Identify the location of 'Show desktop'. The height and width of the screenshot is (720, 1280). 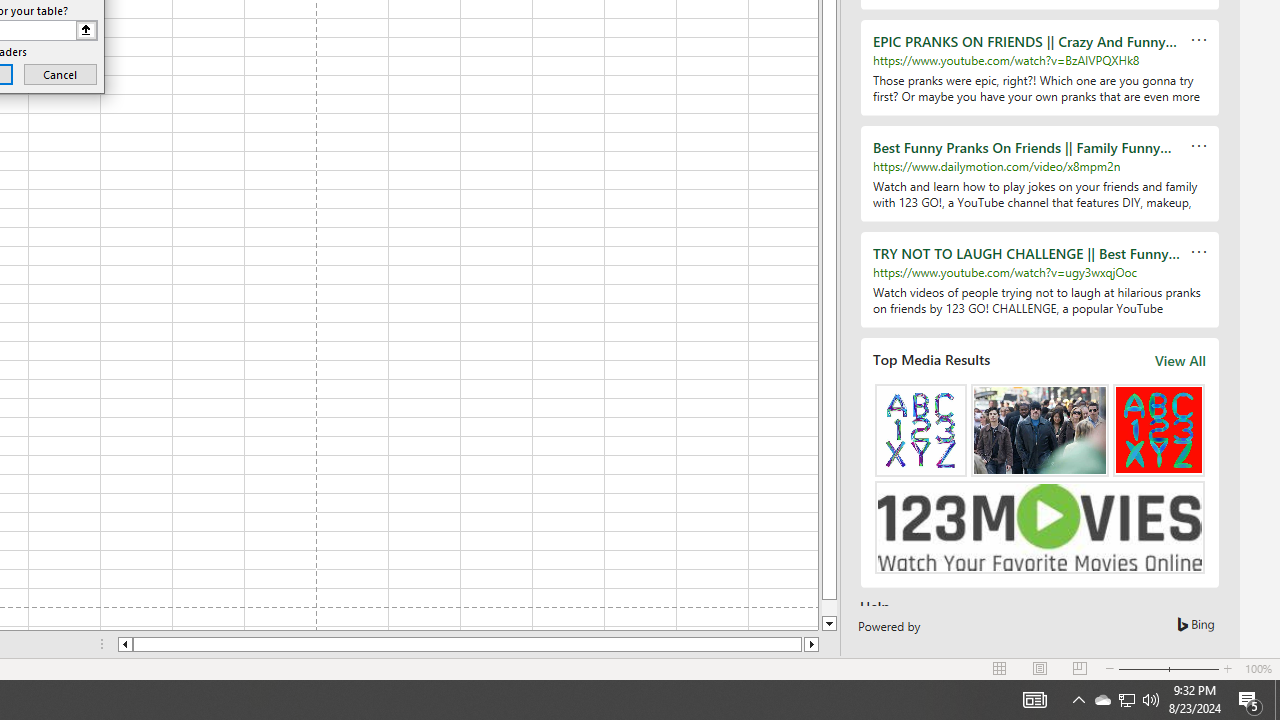
(1276, 698).